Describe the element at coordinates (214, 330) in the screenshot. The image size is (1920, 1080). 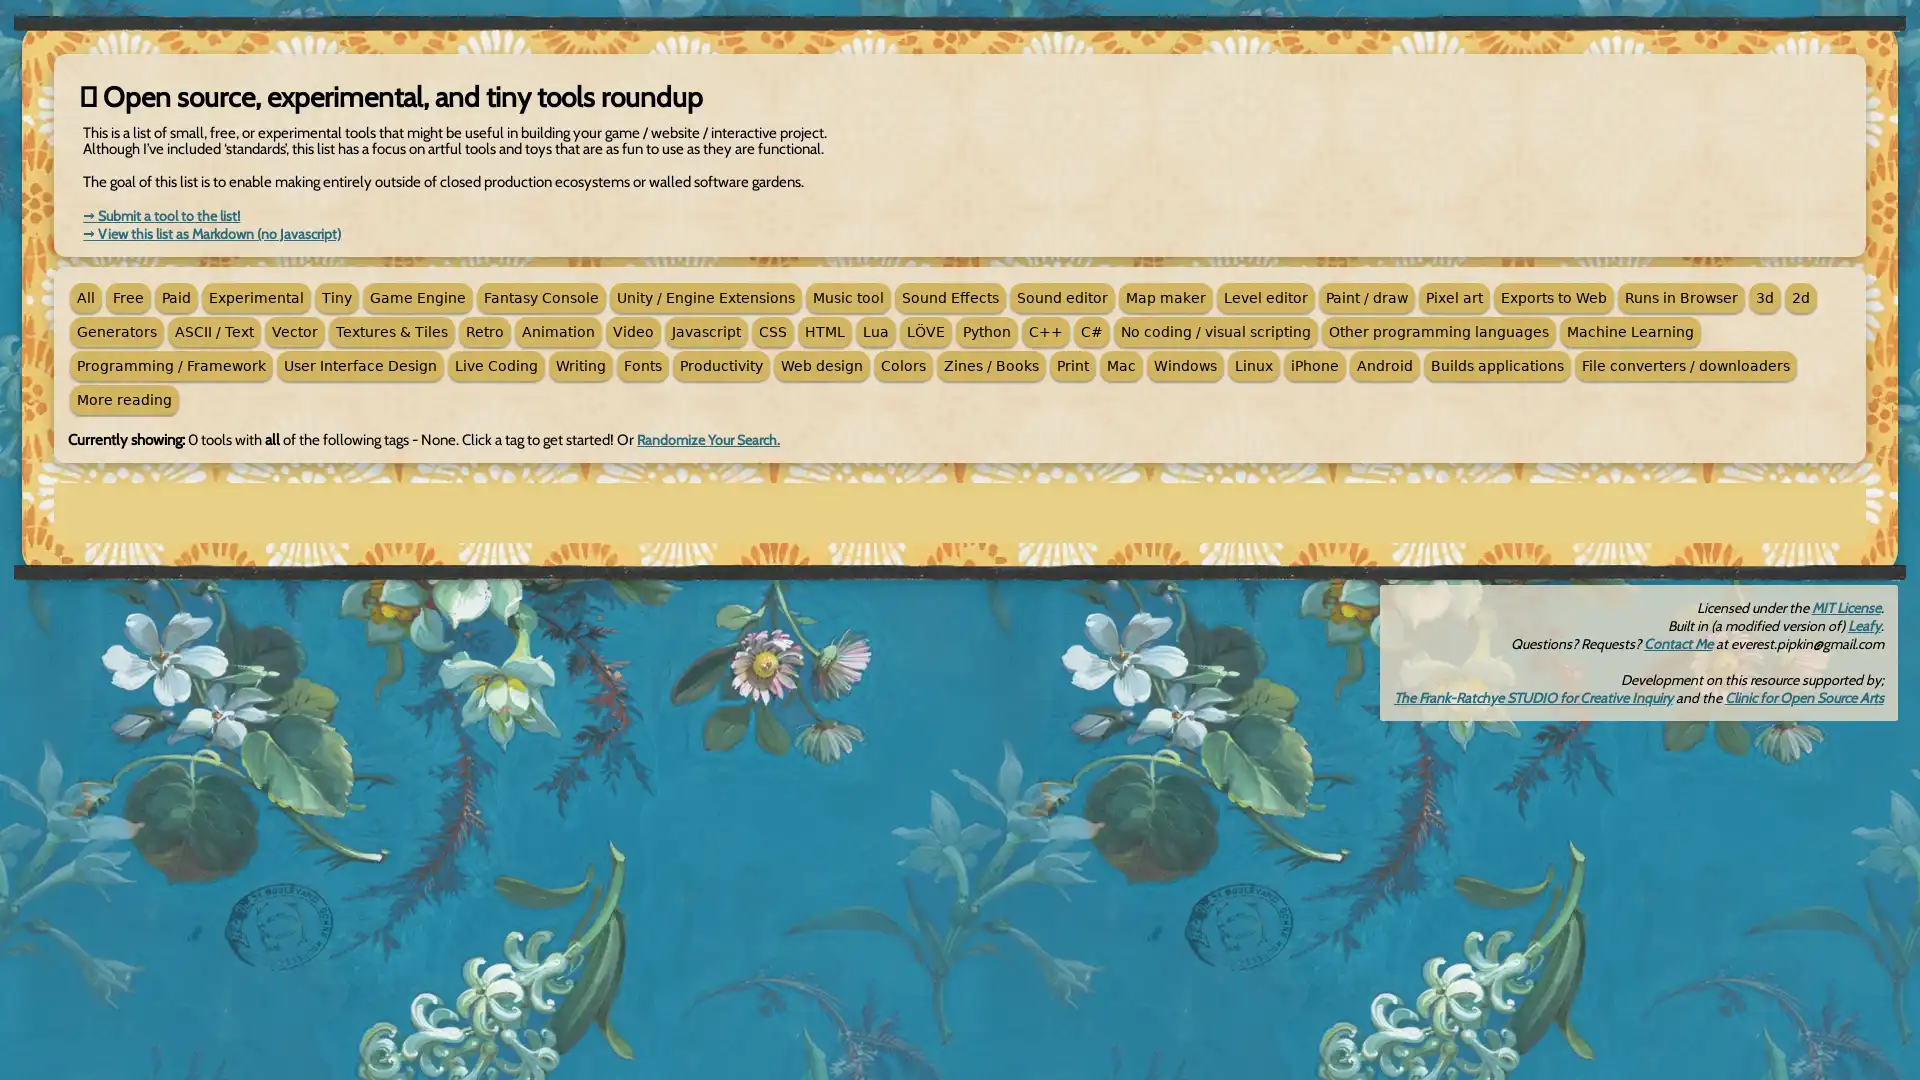
I see `ASCII / Text` at that location.